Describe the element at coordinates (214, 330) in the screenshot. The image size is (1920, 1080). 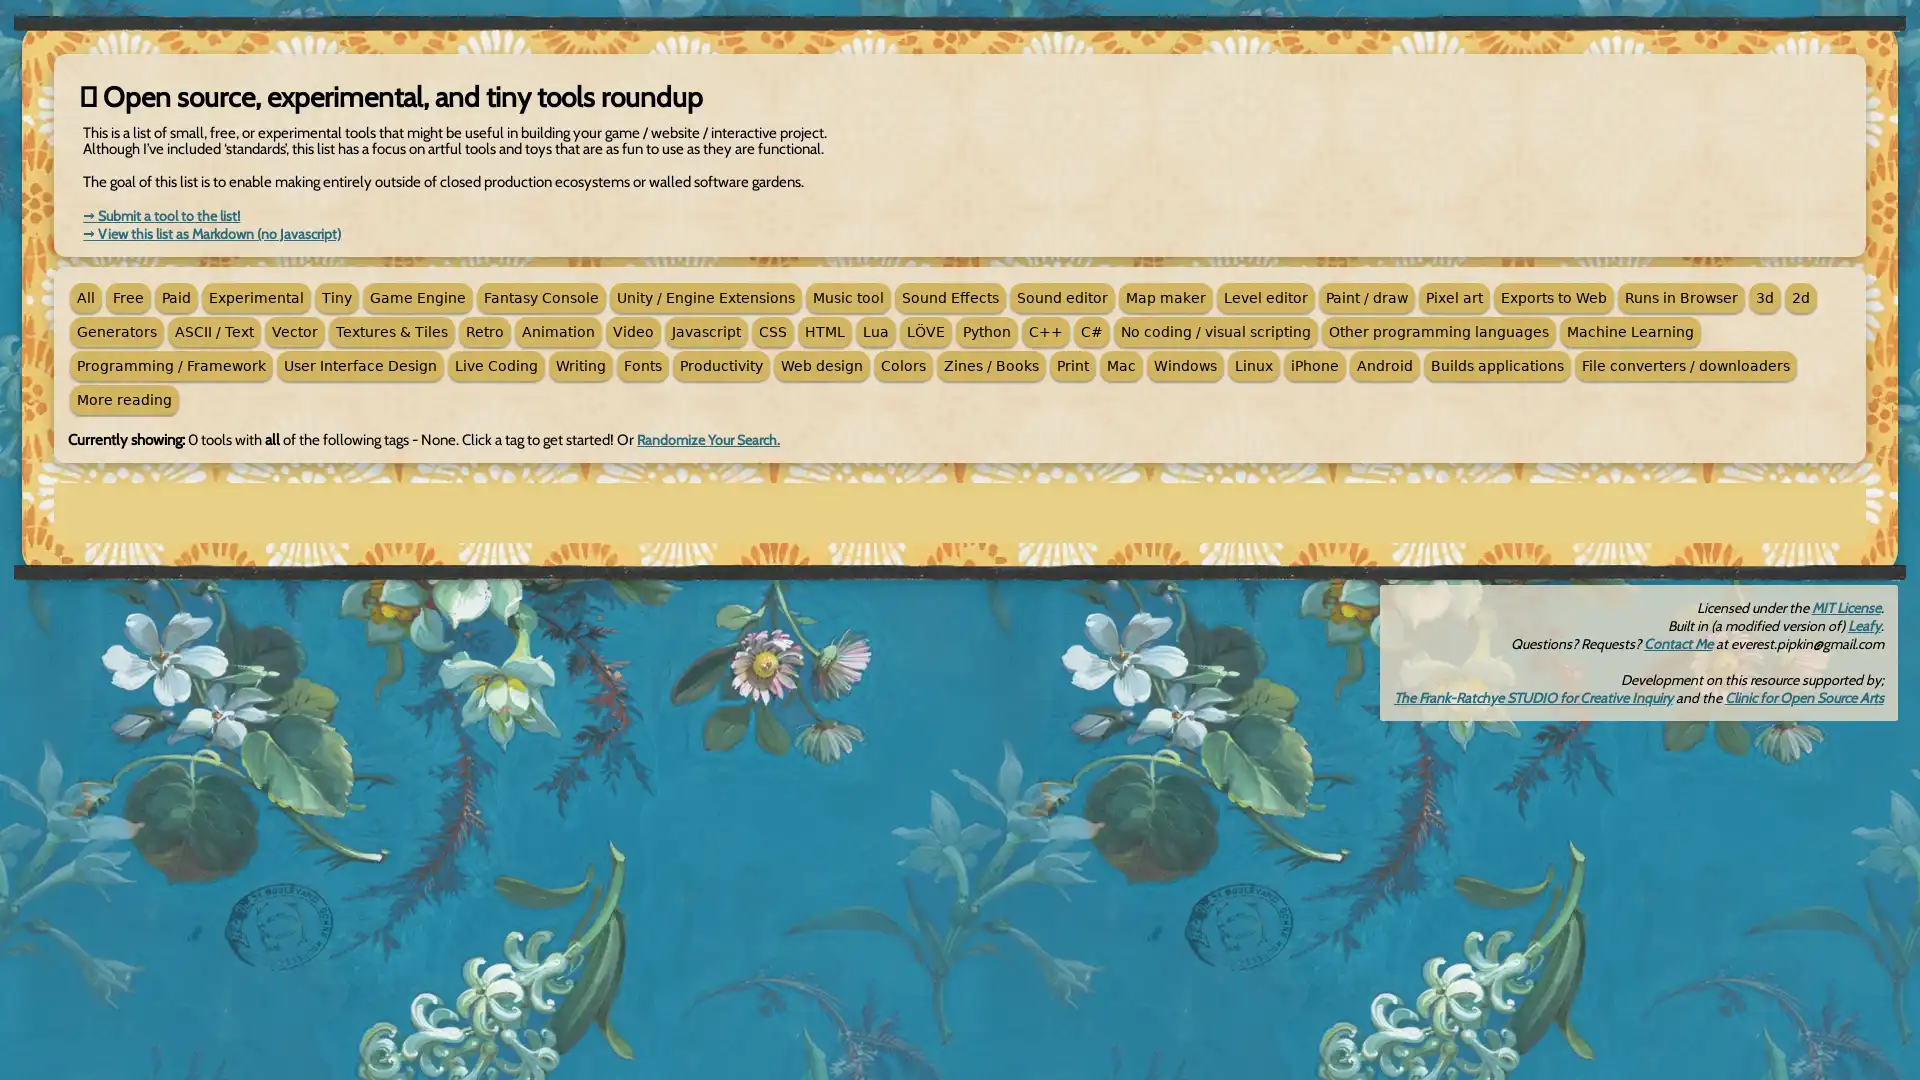
I see `ASCII / Text` at that location.